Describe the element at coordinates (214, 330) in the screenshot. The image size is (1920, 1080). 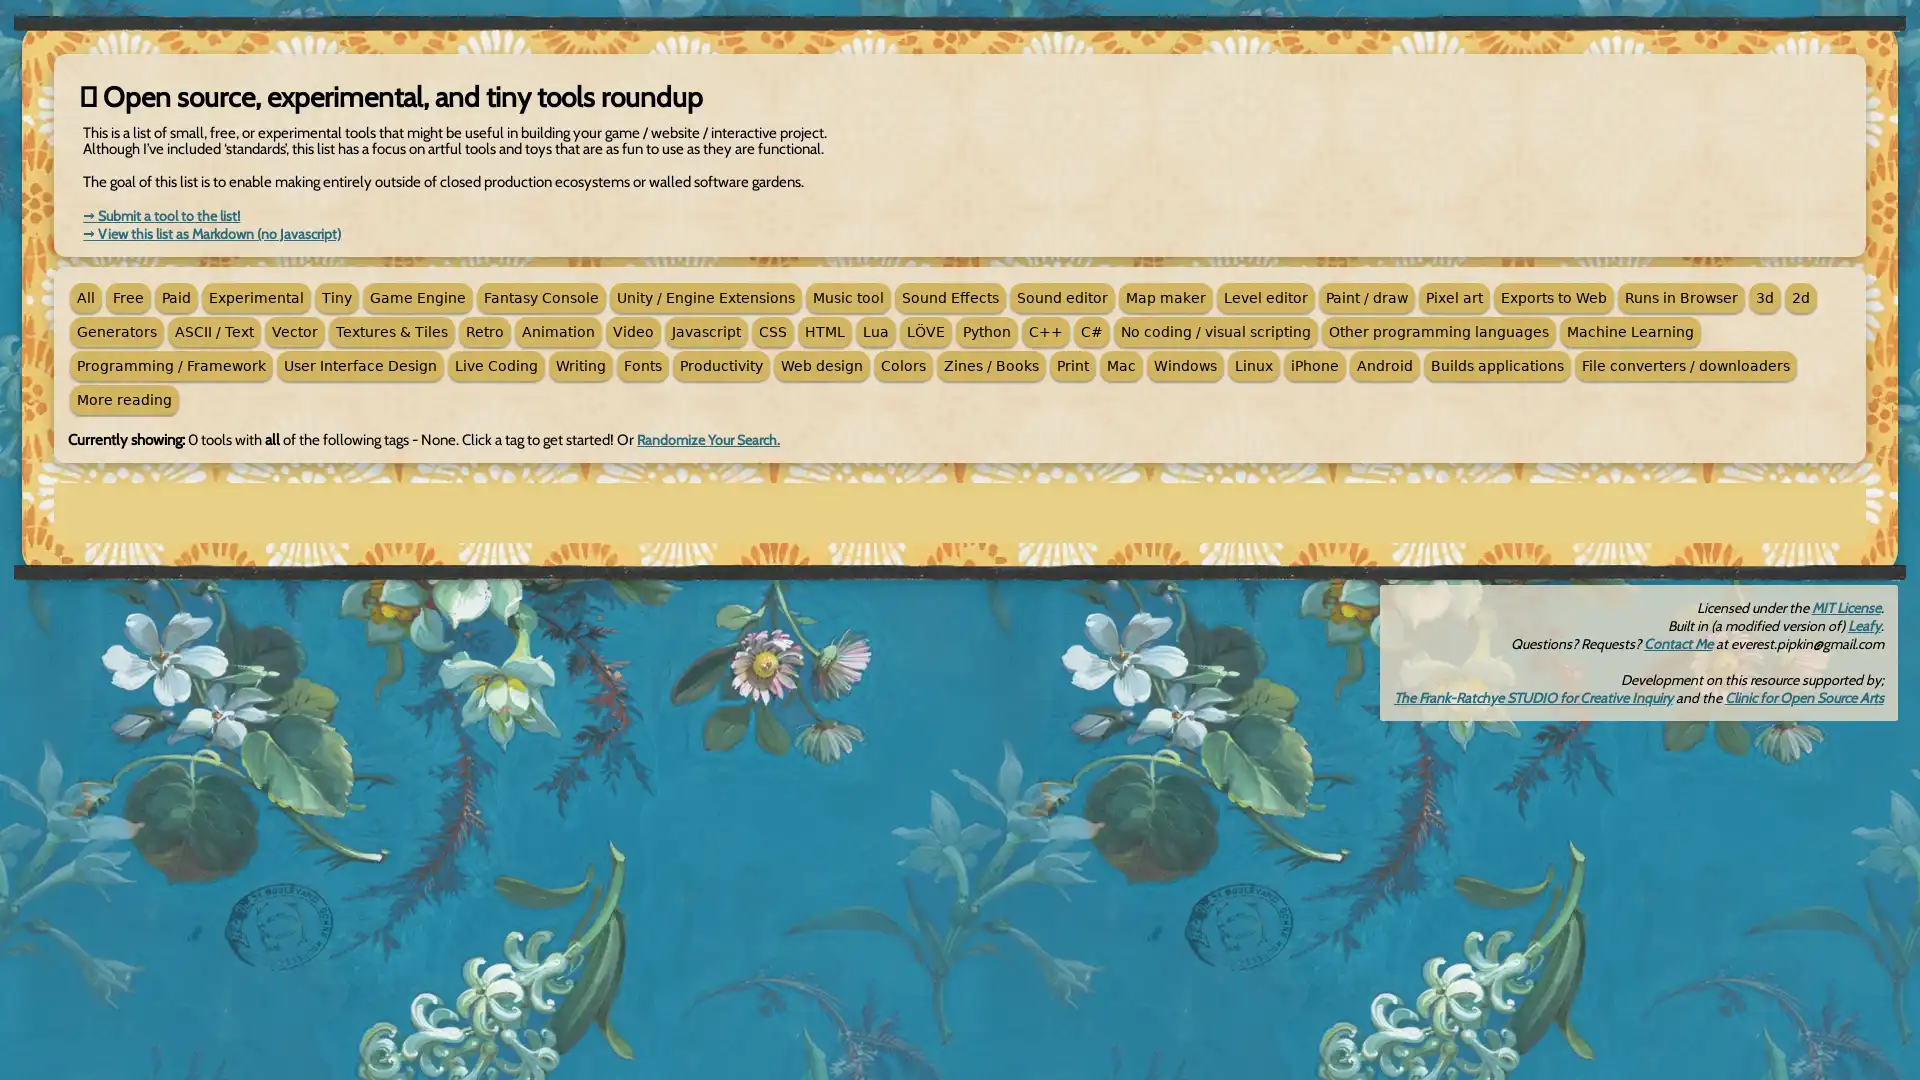
I see `ASCII / Text` at that location.